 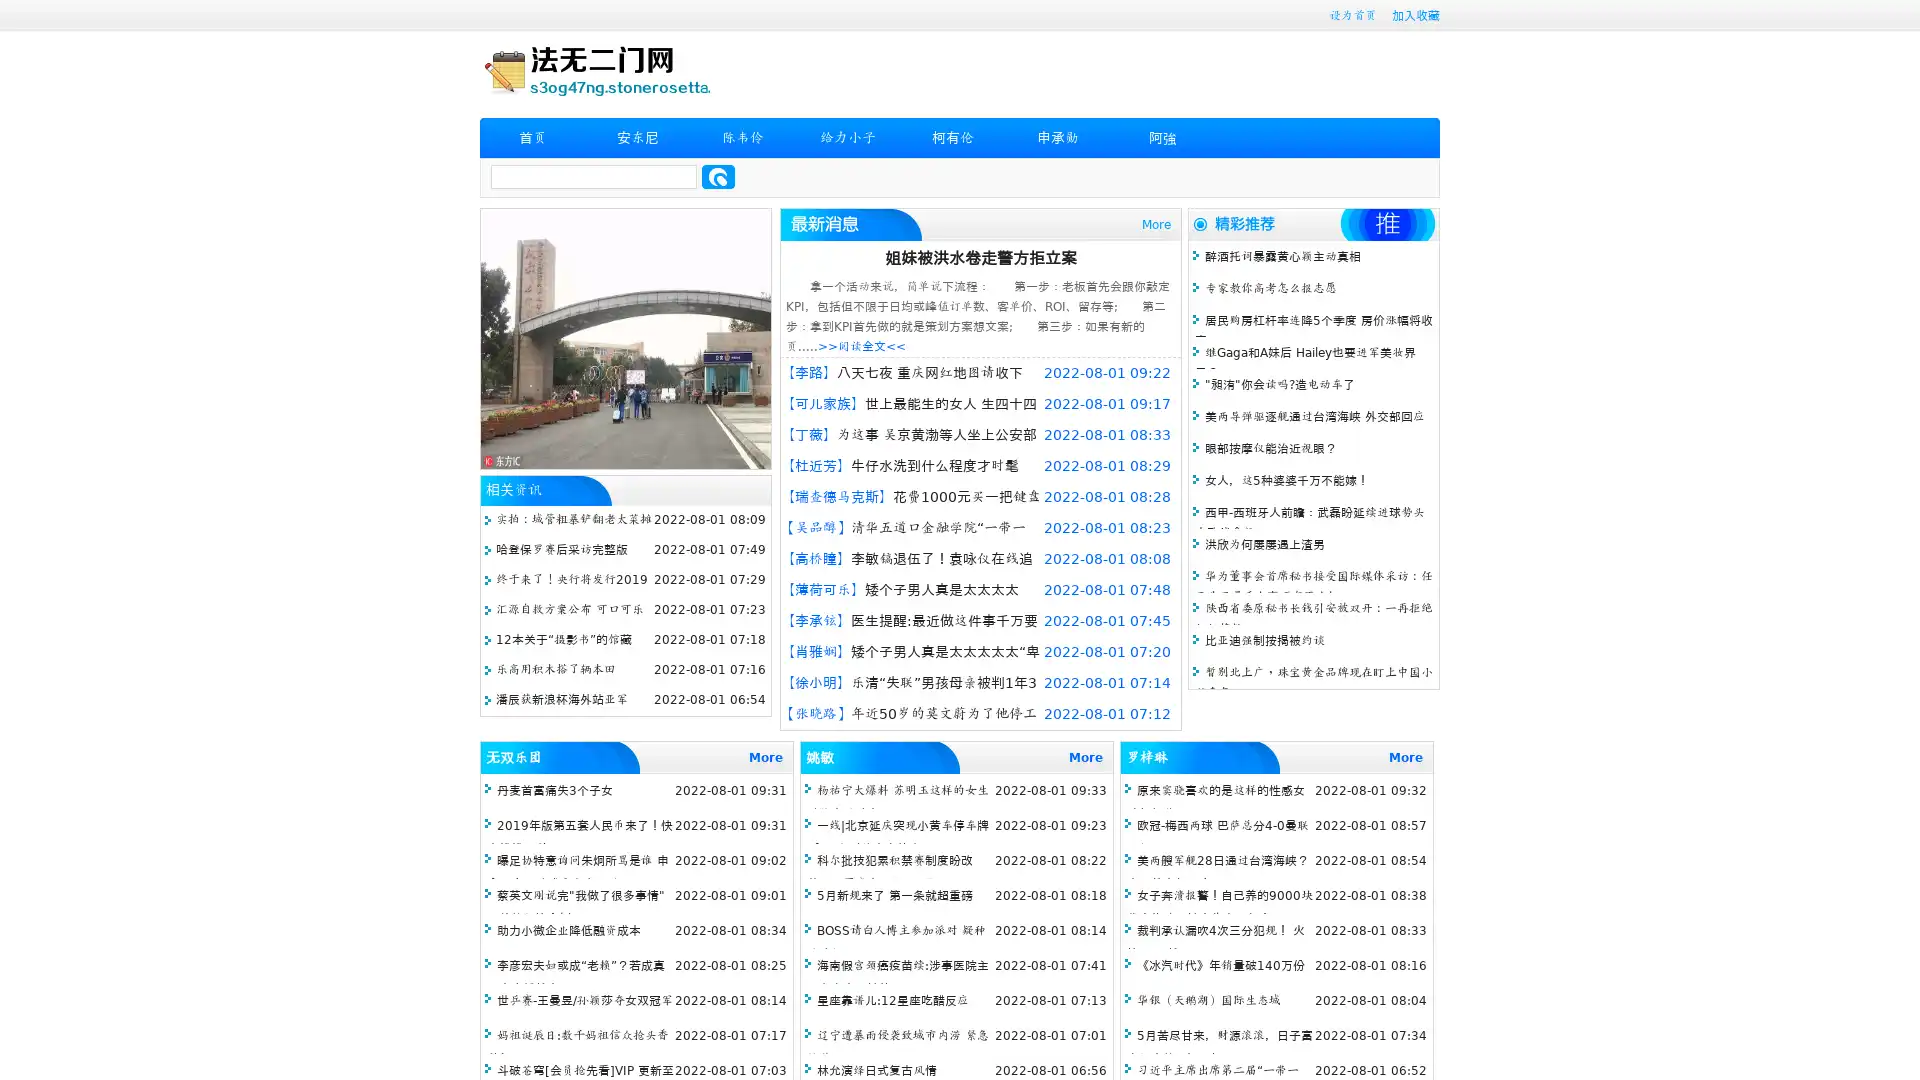 What do you see at coordinates (718, 176) in the screenshot?
I see `Search` at bounding box center [718, 176].